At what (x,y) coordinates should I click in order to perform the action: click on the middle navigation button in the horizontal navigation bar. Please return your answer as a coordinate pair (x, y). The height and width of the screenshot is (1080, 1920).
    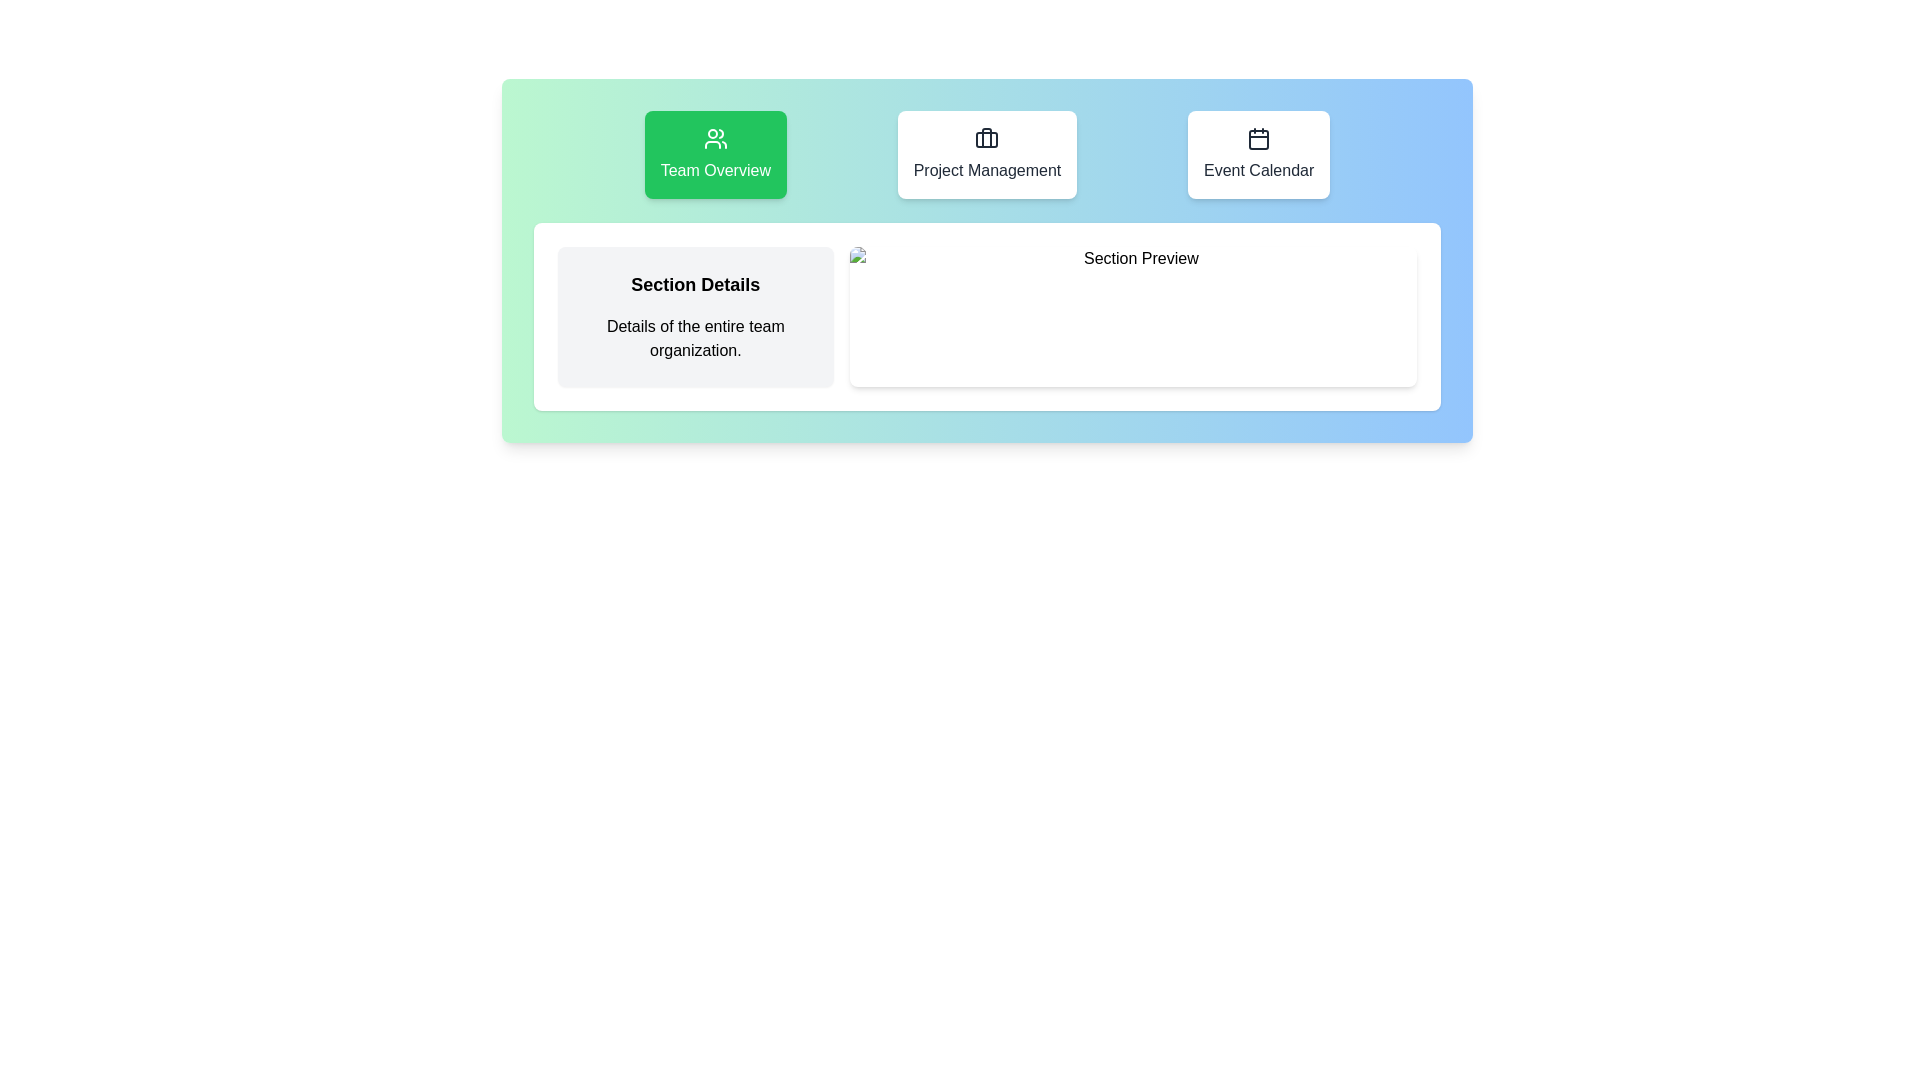
    Looking at the image, I should click on (987, 153).